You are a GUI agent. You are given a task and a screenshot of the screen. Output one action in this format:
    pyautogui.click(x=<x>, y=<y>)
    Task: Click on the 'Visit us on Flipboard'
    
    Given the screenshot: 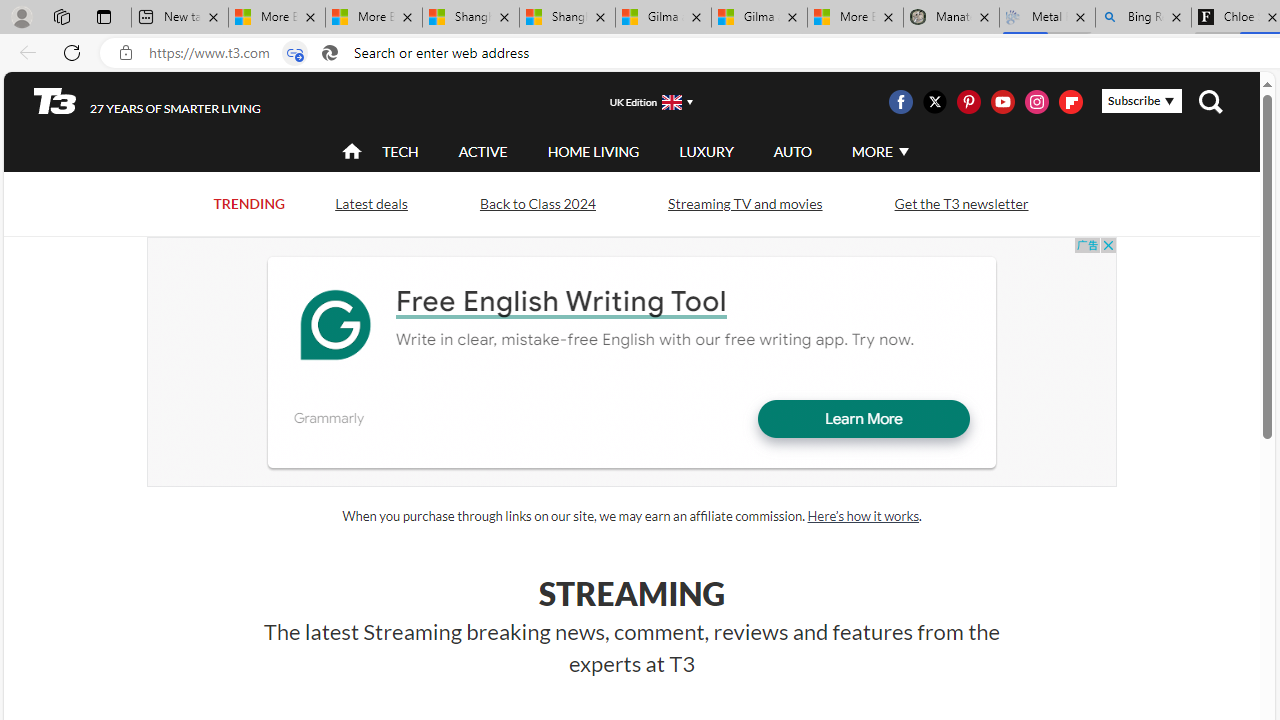 What is the action you would take?
    pyautogui.click(x=1069, y=101)
    